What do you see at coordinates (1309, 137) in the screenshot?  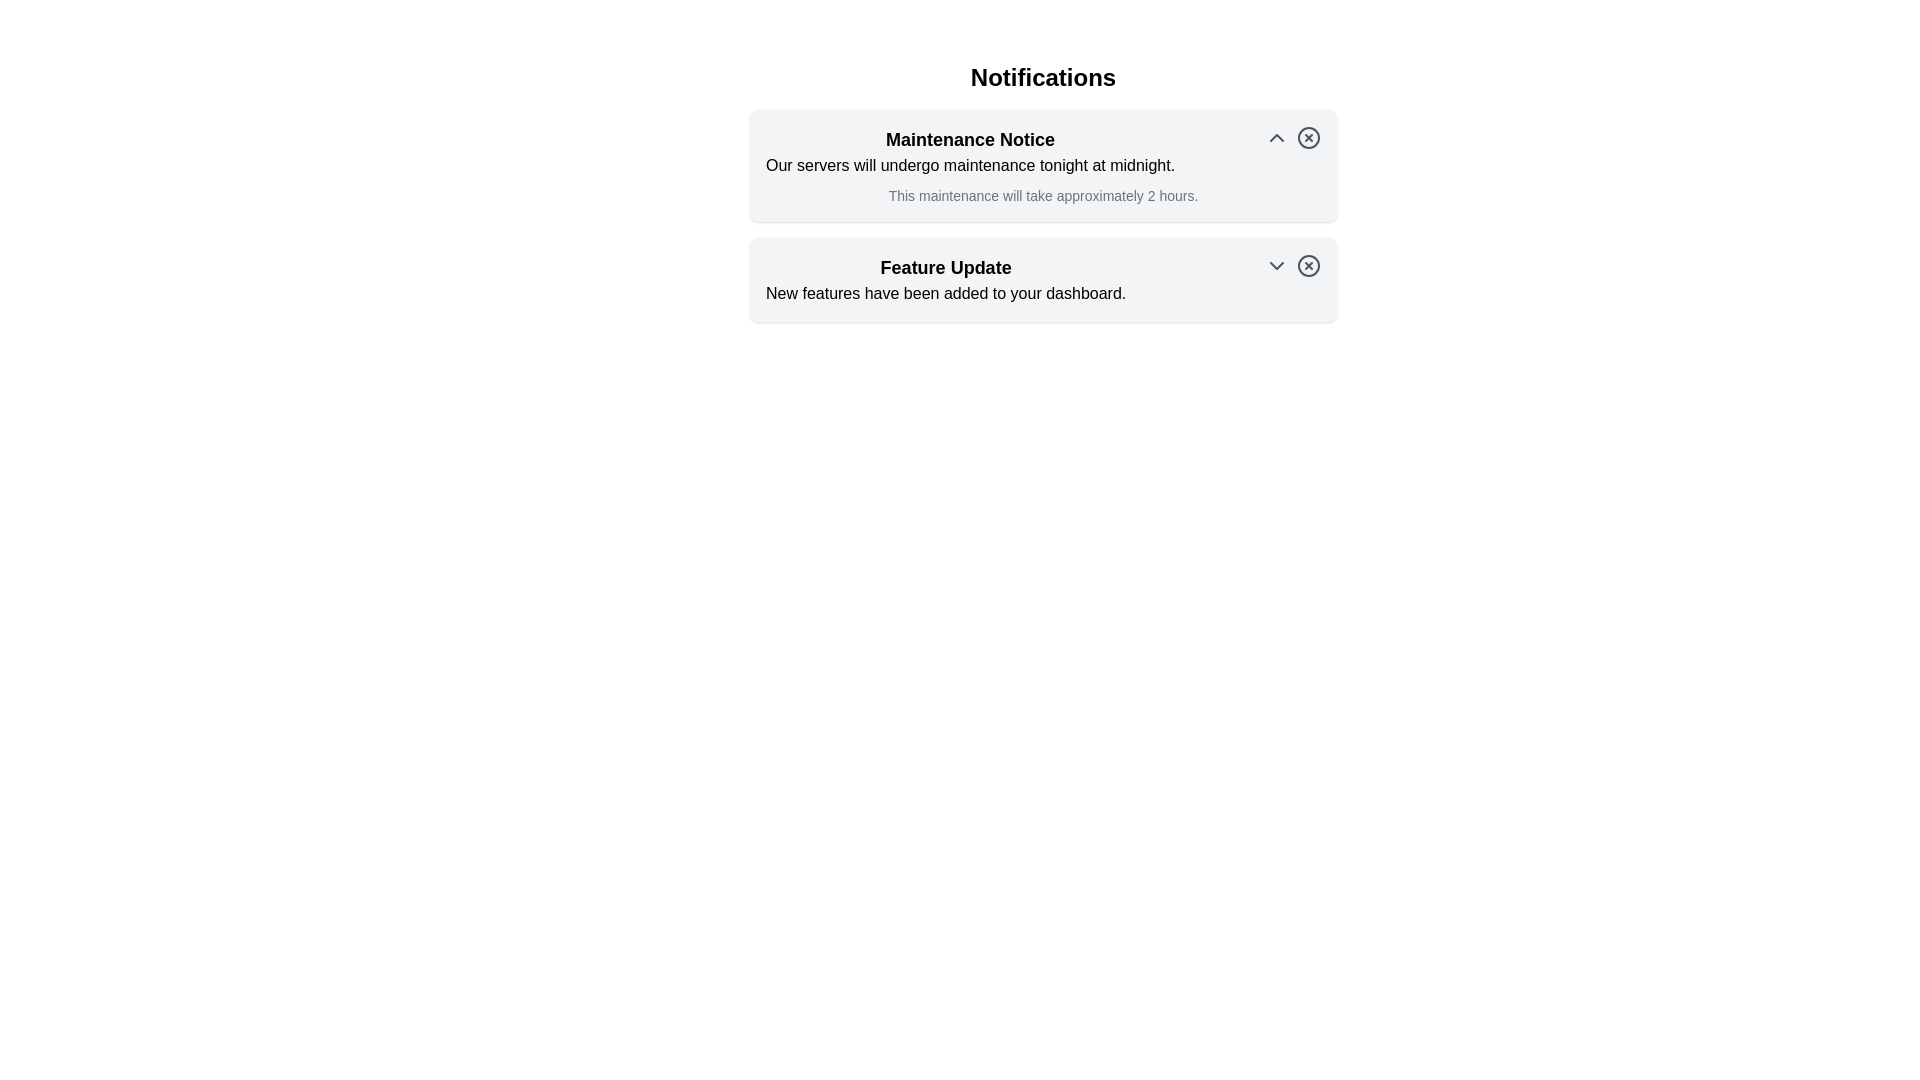 I see `delete button of the notification titled 'Maintenance Notice'` at bounding box center [1309, 137].